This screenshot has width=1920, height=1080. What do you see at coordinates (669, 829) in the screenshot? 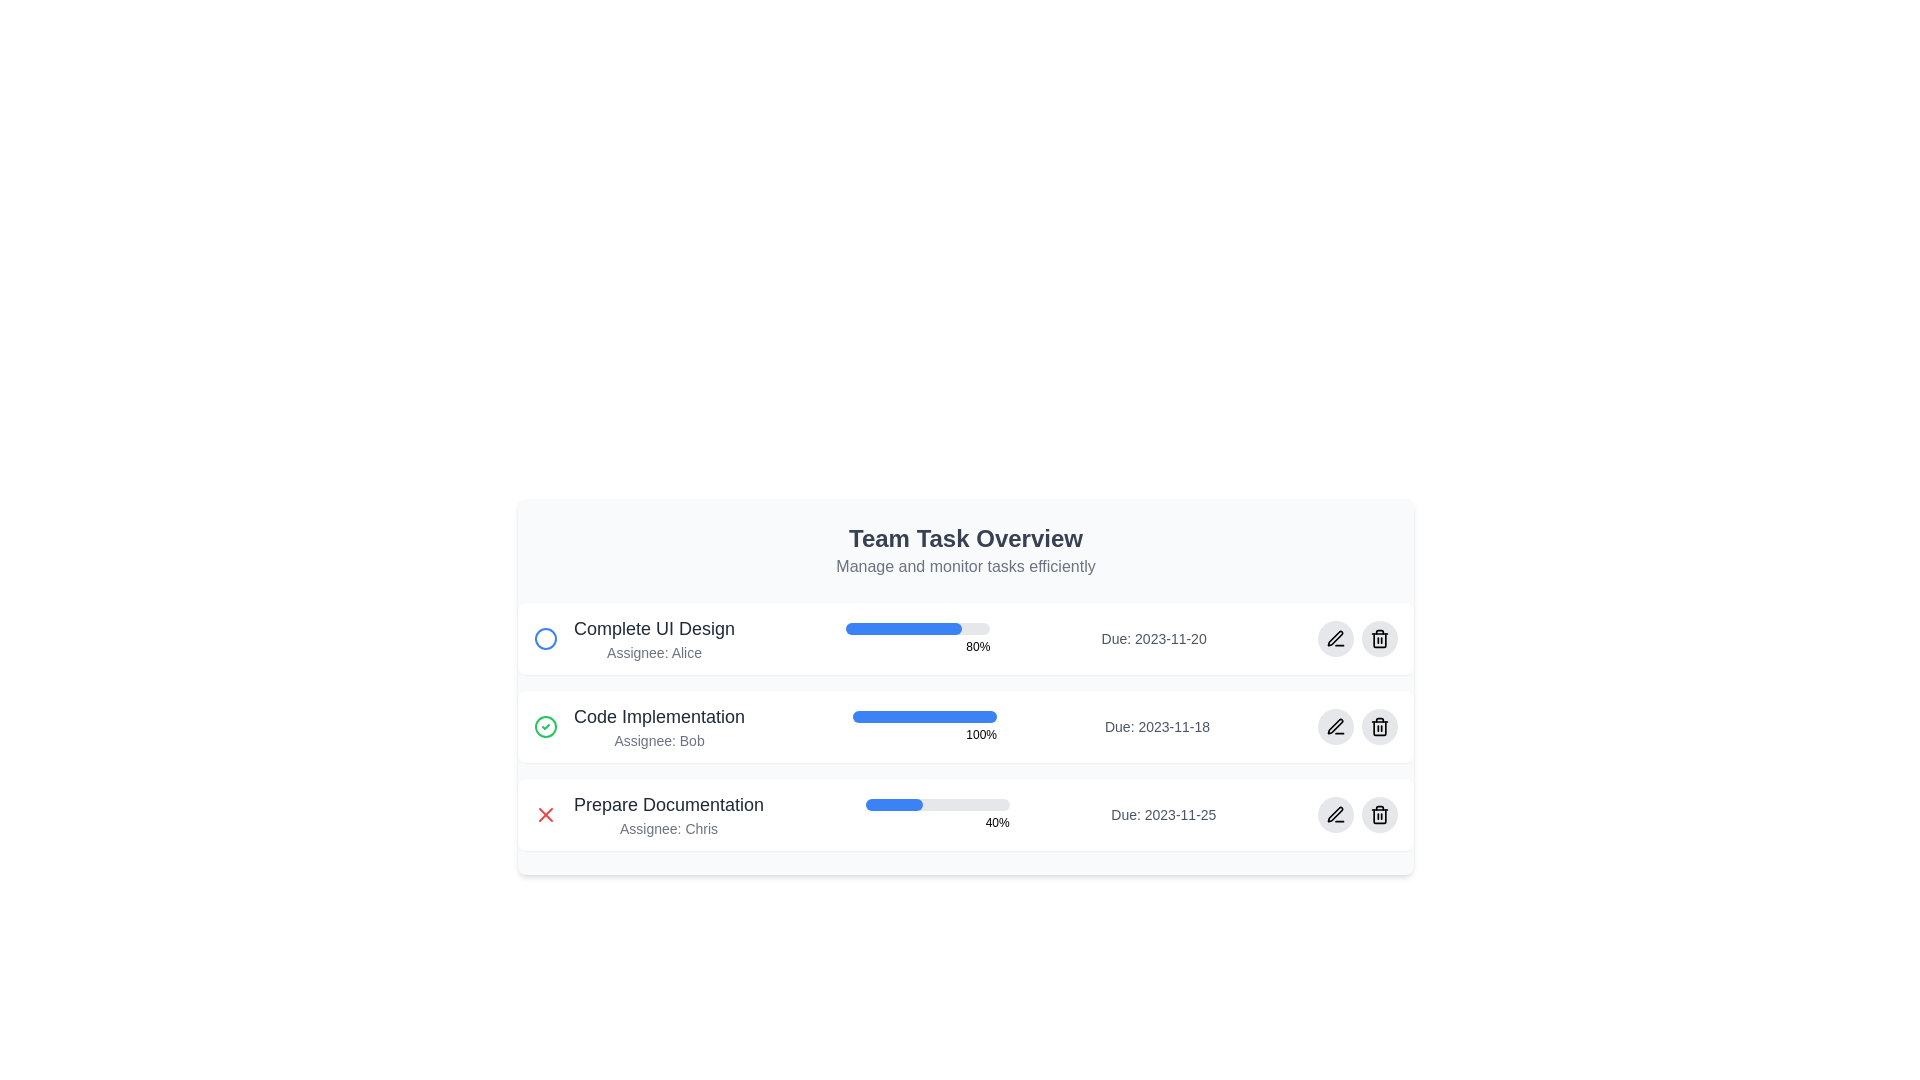
I see `the text label displaying the assignee detail for the task titled 'Prepare Documentation', which is located below the task title in the Team Task Overview panel` at bounding box center [669, 829].